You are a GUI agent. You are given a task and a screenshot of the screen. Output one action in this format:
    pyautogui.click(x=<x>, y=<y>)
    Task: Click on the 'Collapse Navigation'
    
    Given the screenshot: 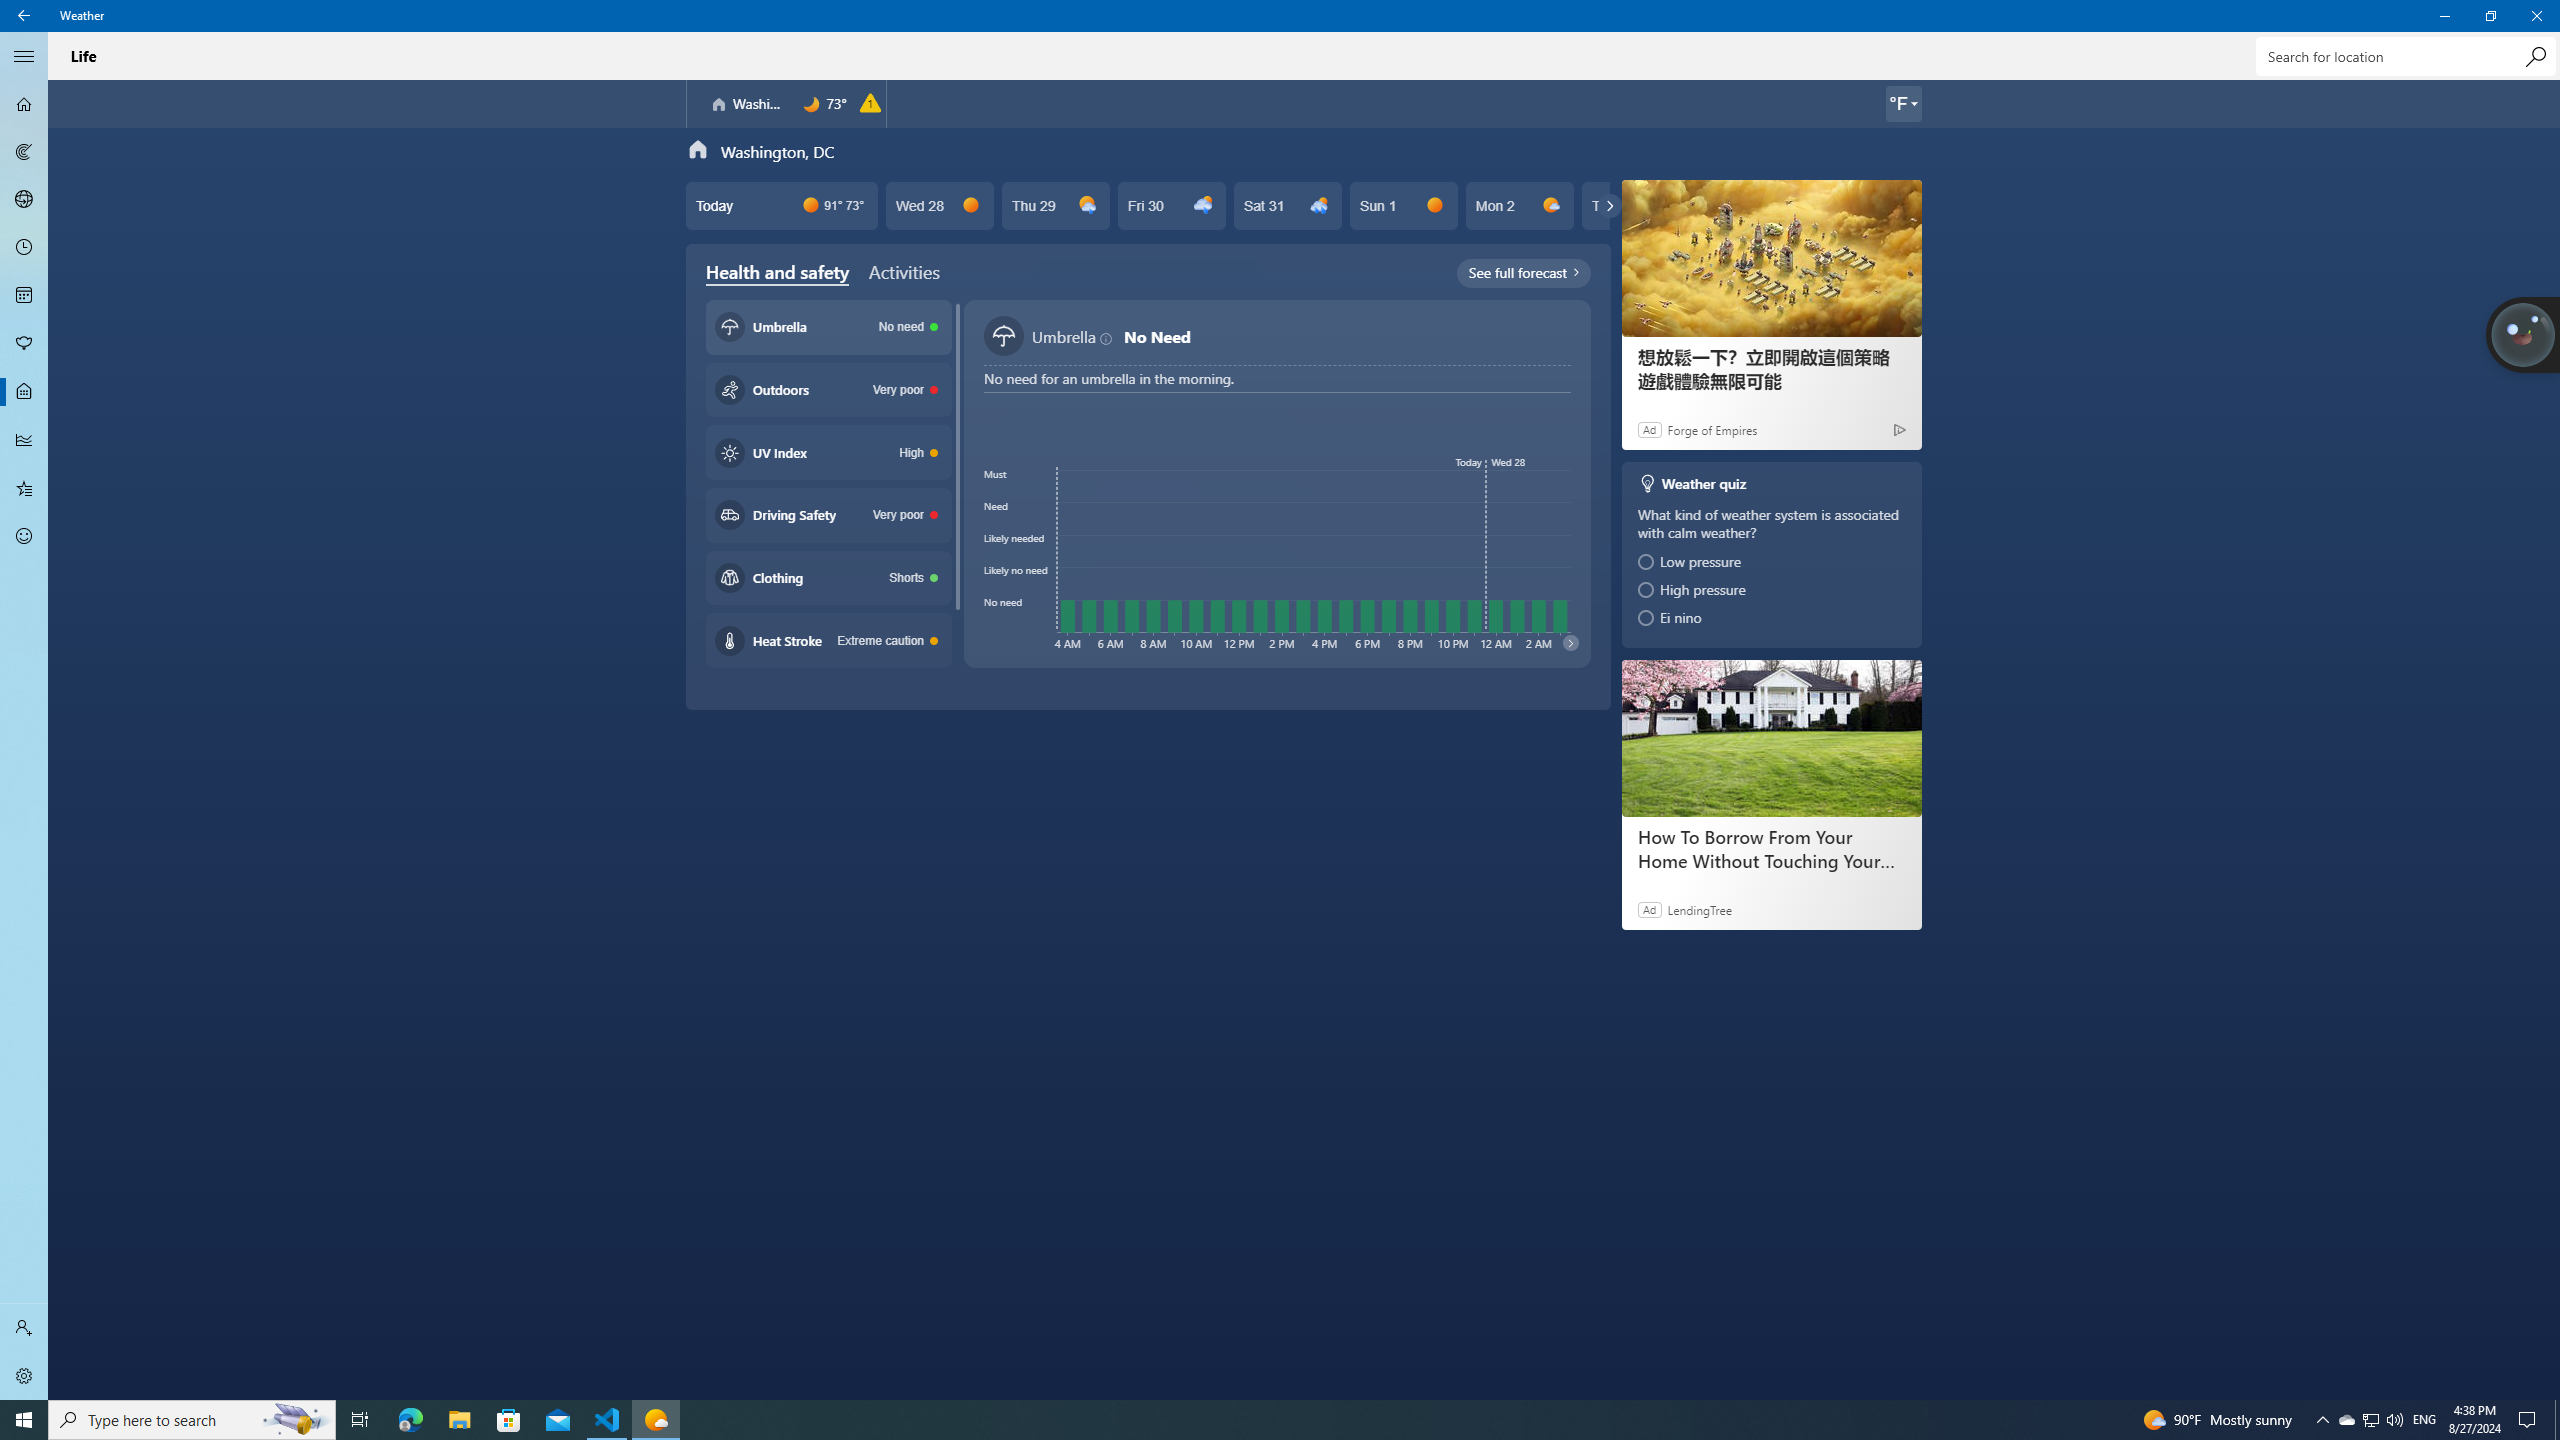 What is the action you would take?
    pyautogui.click(x=24, y=55)
    